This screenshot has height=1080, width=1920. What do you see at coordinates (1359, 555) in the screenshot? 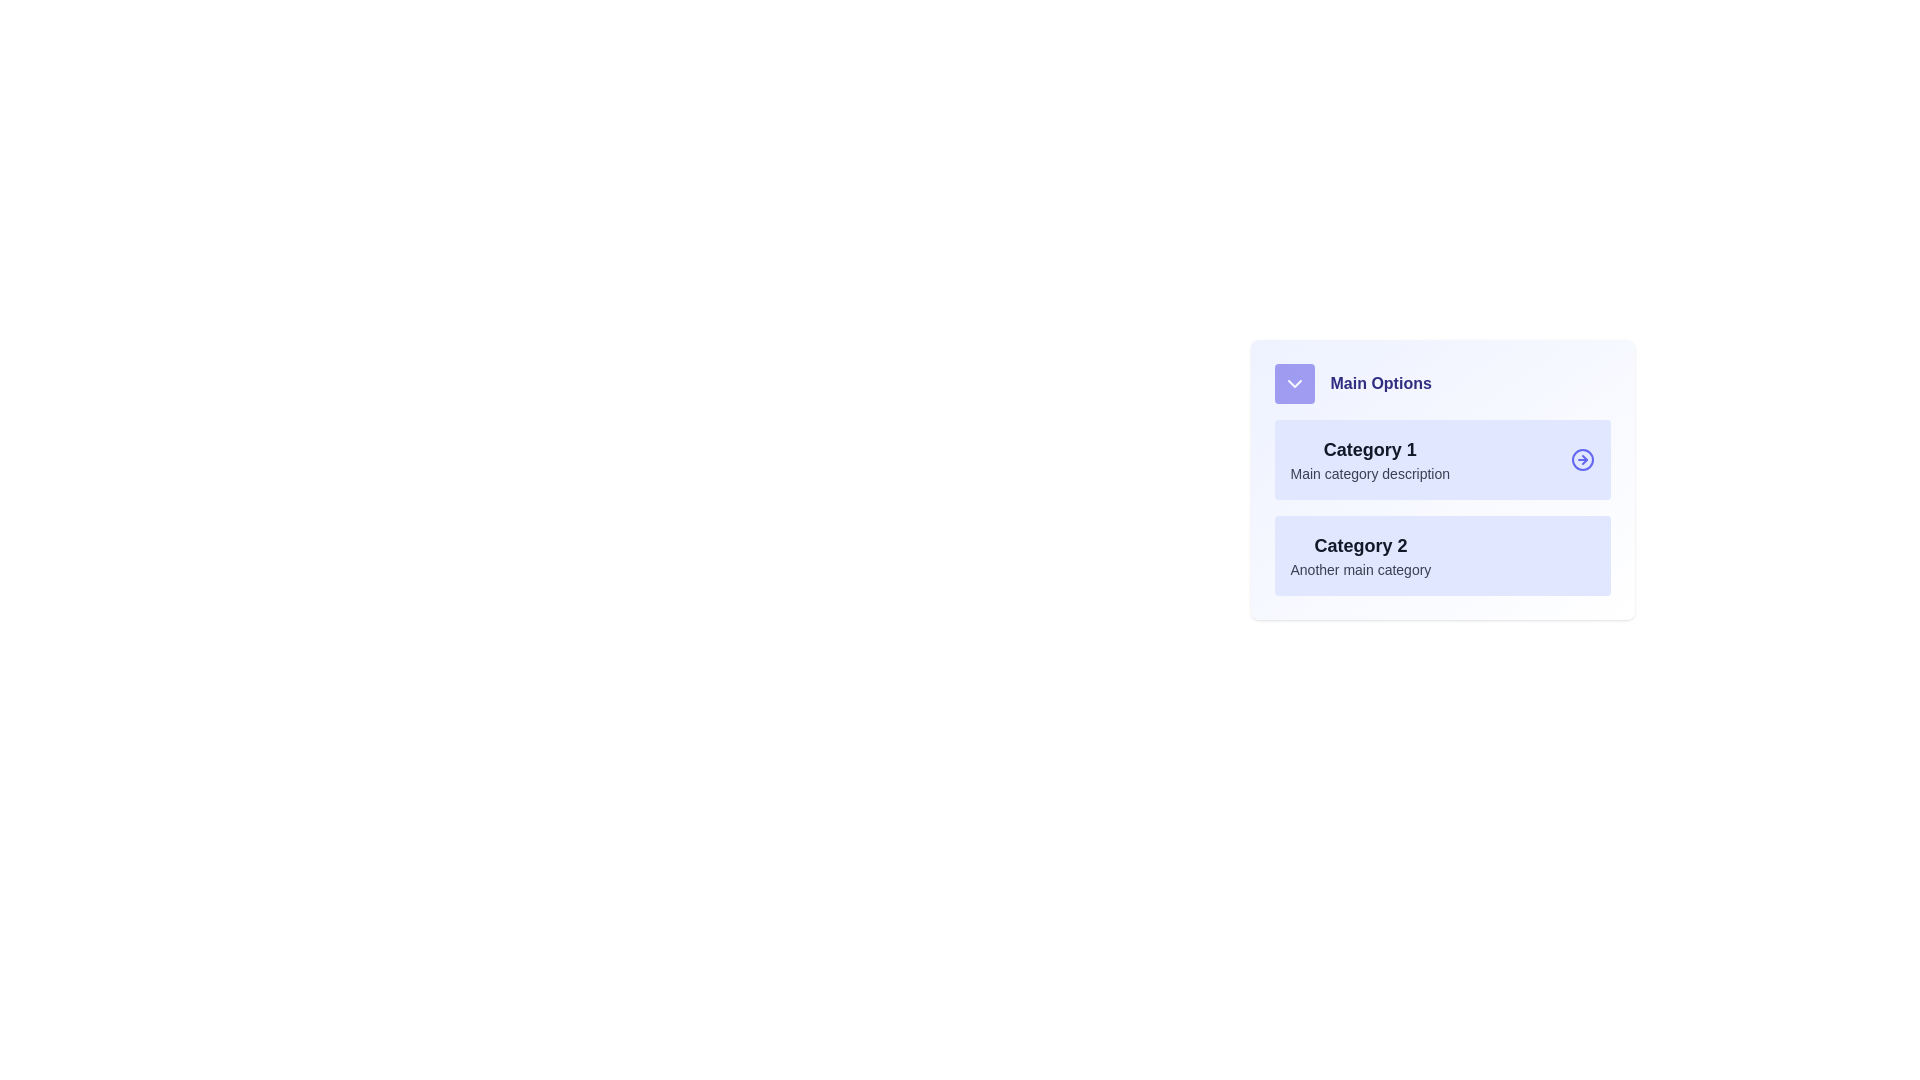
I see `to select or navigate to the 'Category 2' section, which is the second item in the list under 'Main Options' with bold black text and a light indigo background` at bounding box center [1359, 555].